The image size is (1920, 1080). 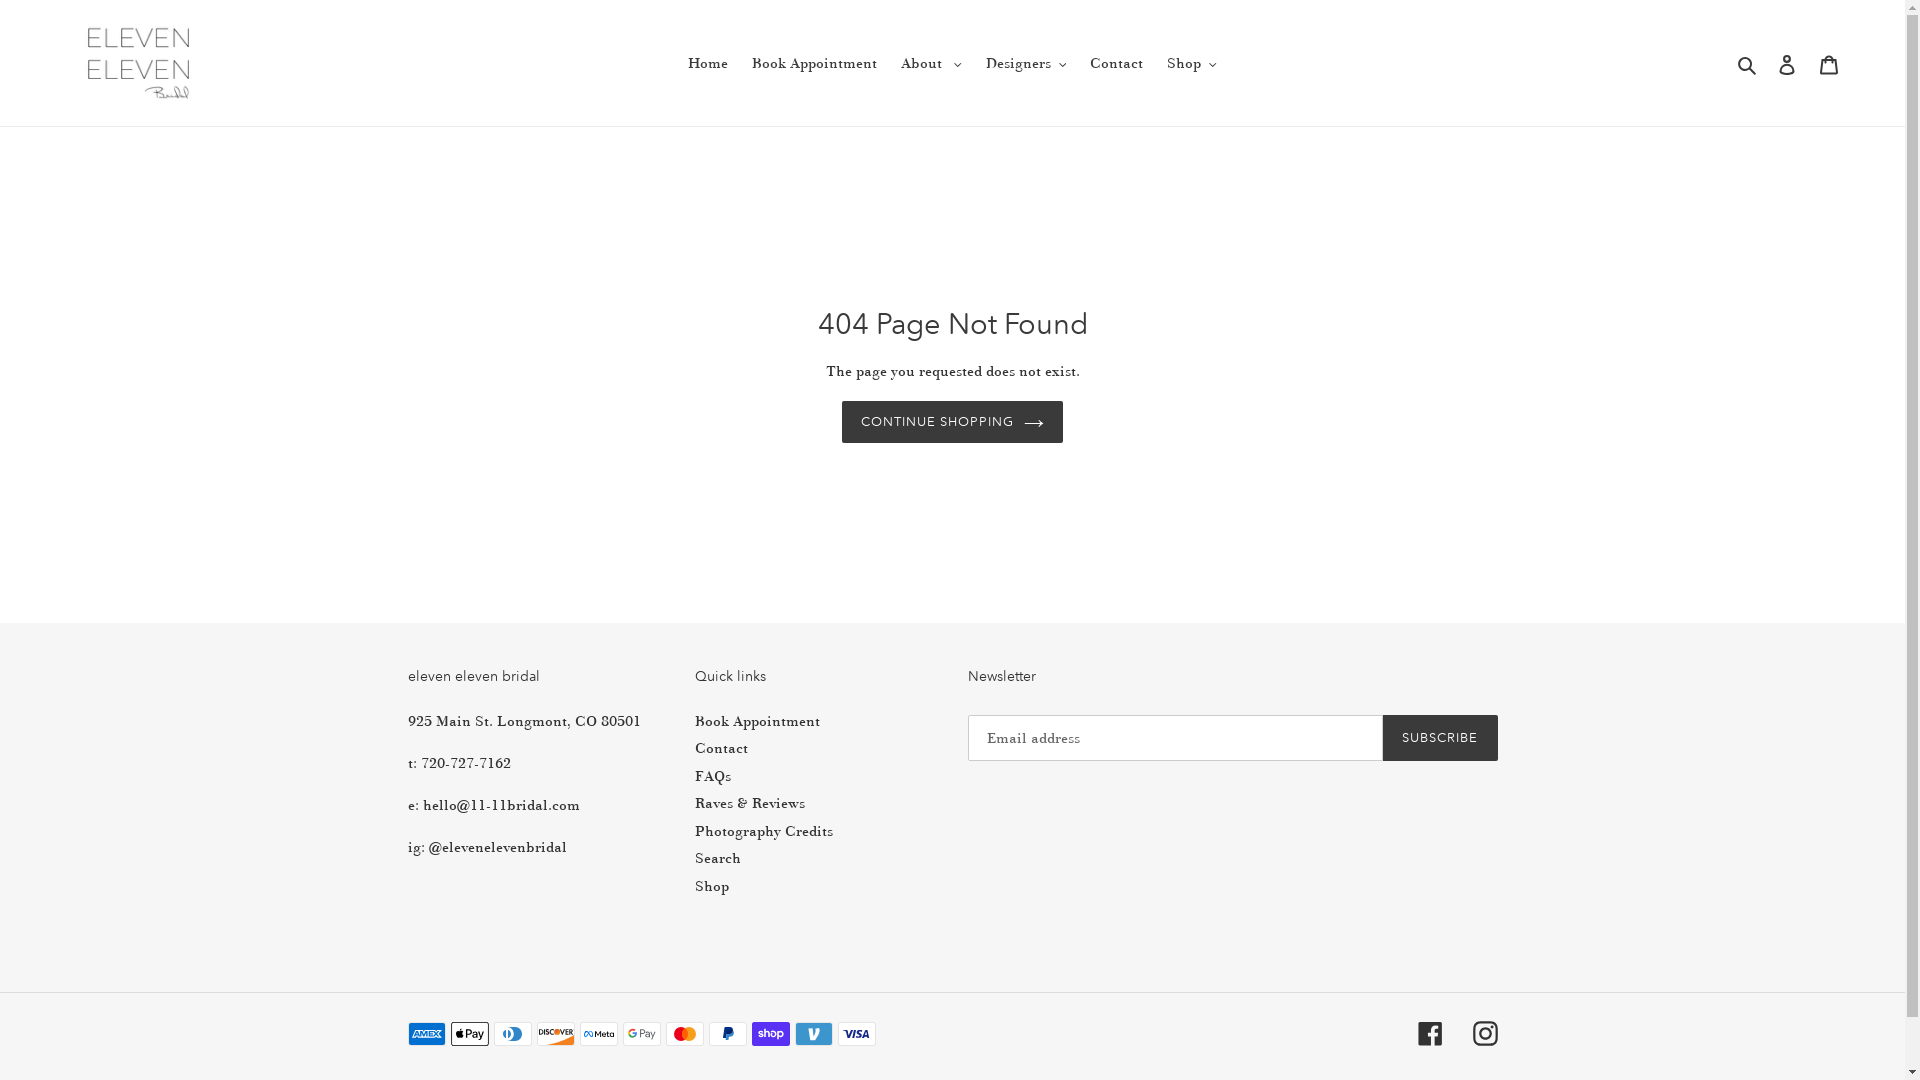 What do you see at coordinates (1747, 62) in the screenshot?
I see `'Search'` at bounding box center [1747, 62].